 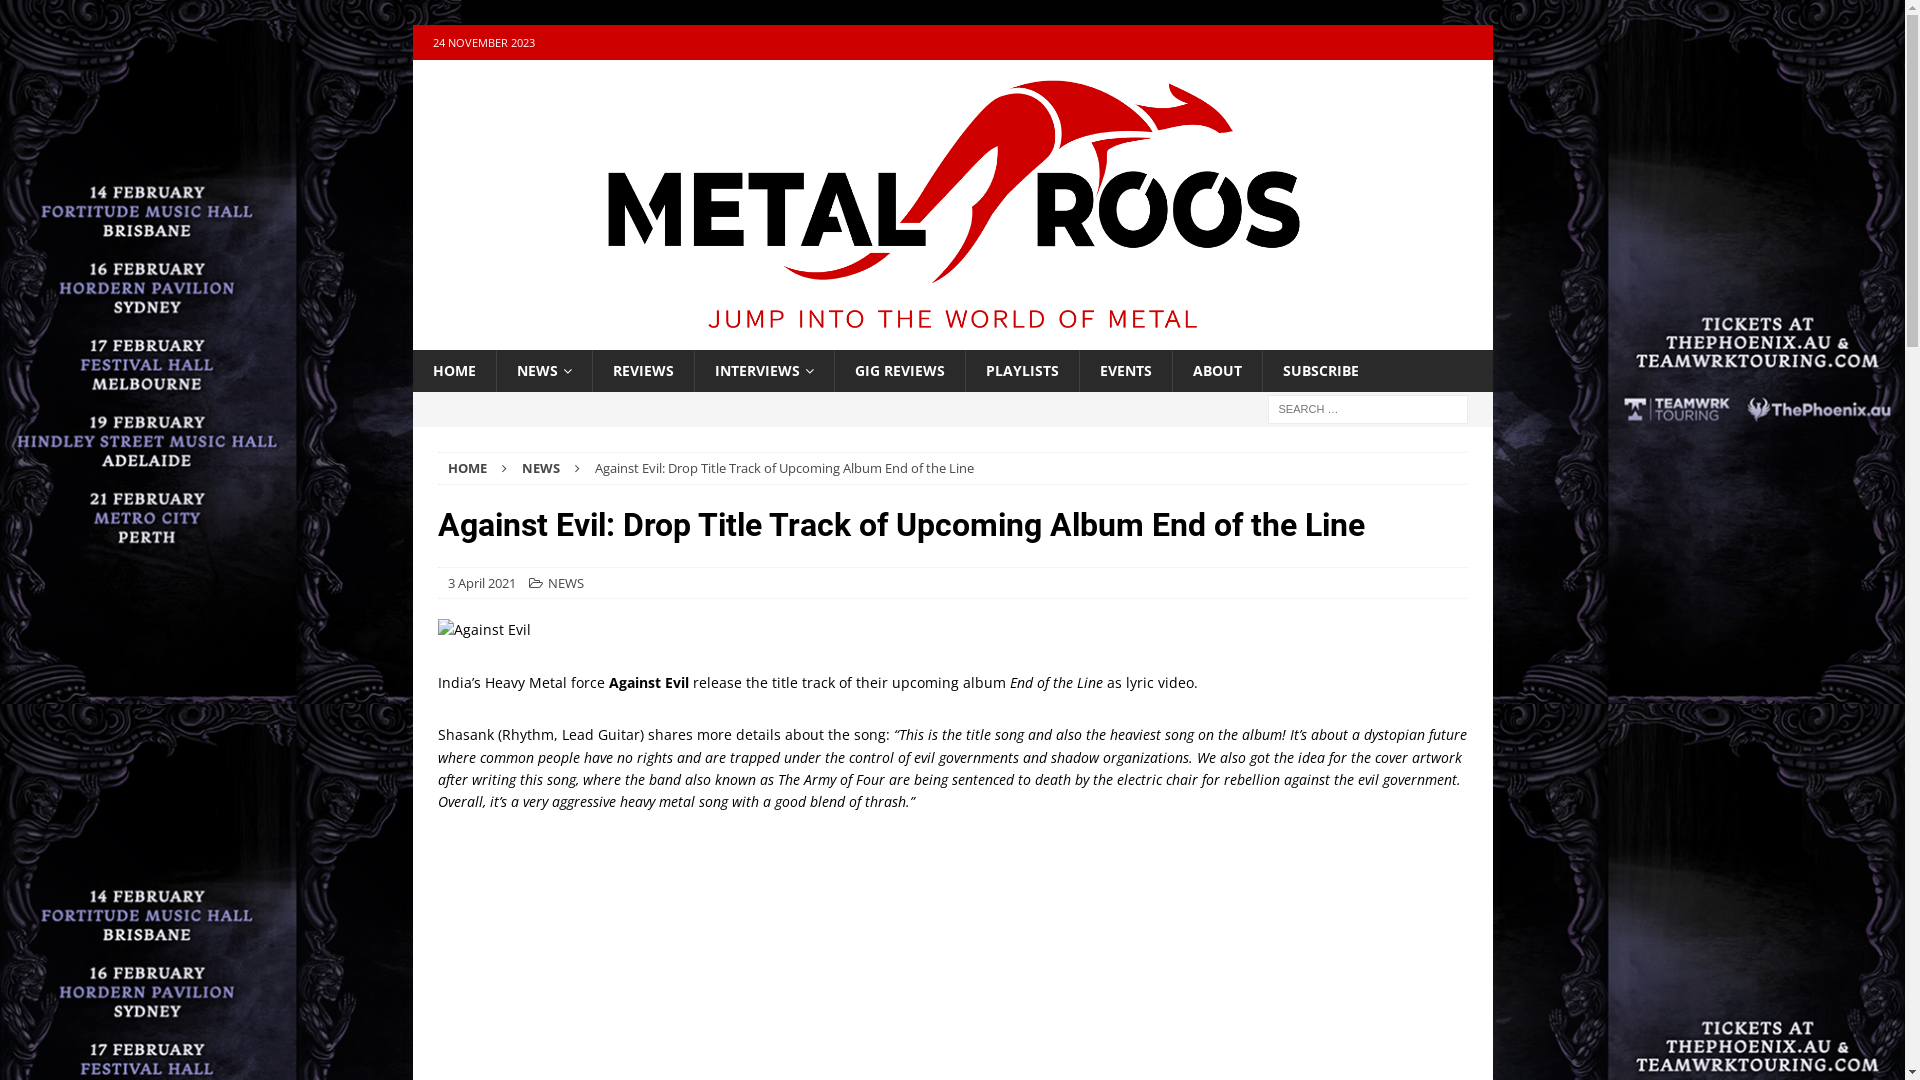 What do you see at coordinates (0, 15) in the screenshot?
I see `'Search'` at bounding box center [0, 15].